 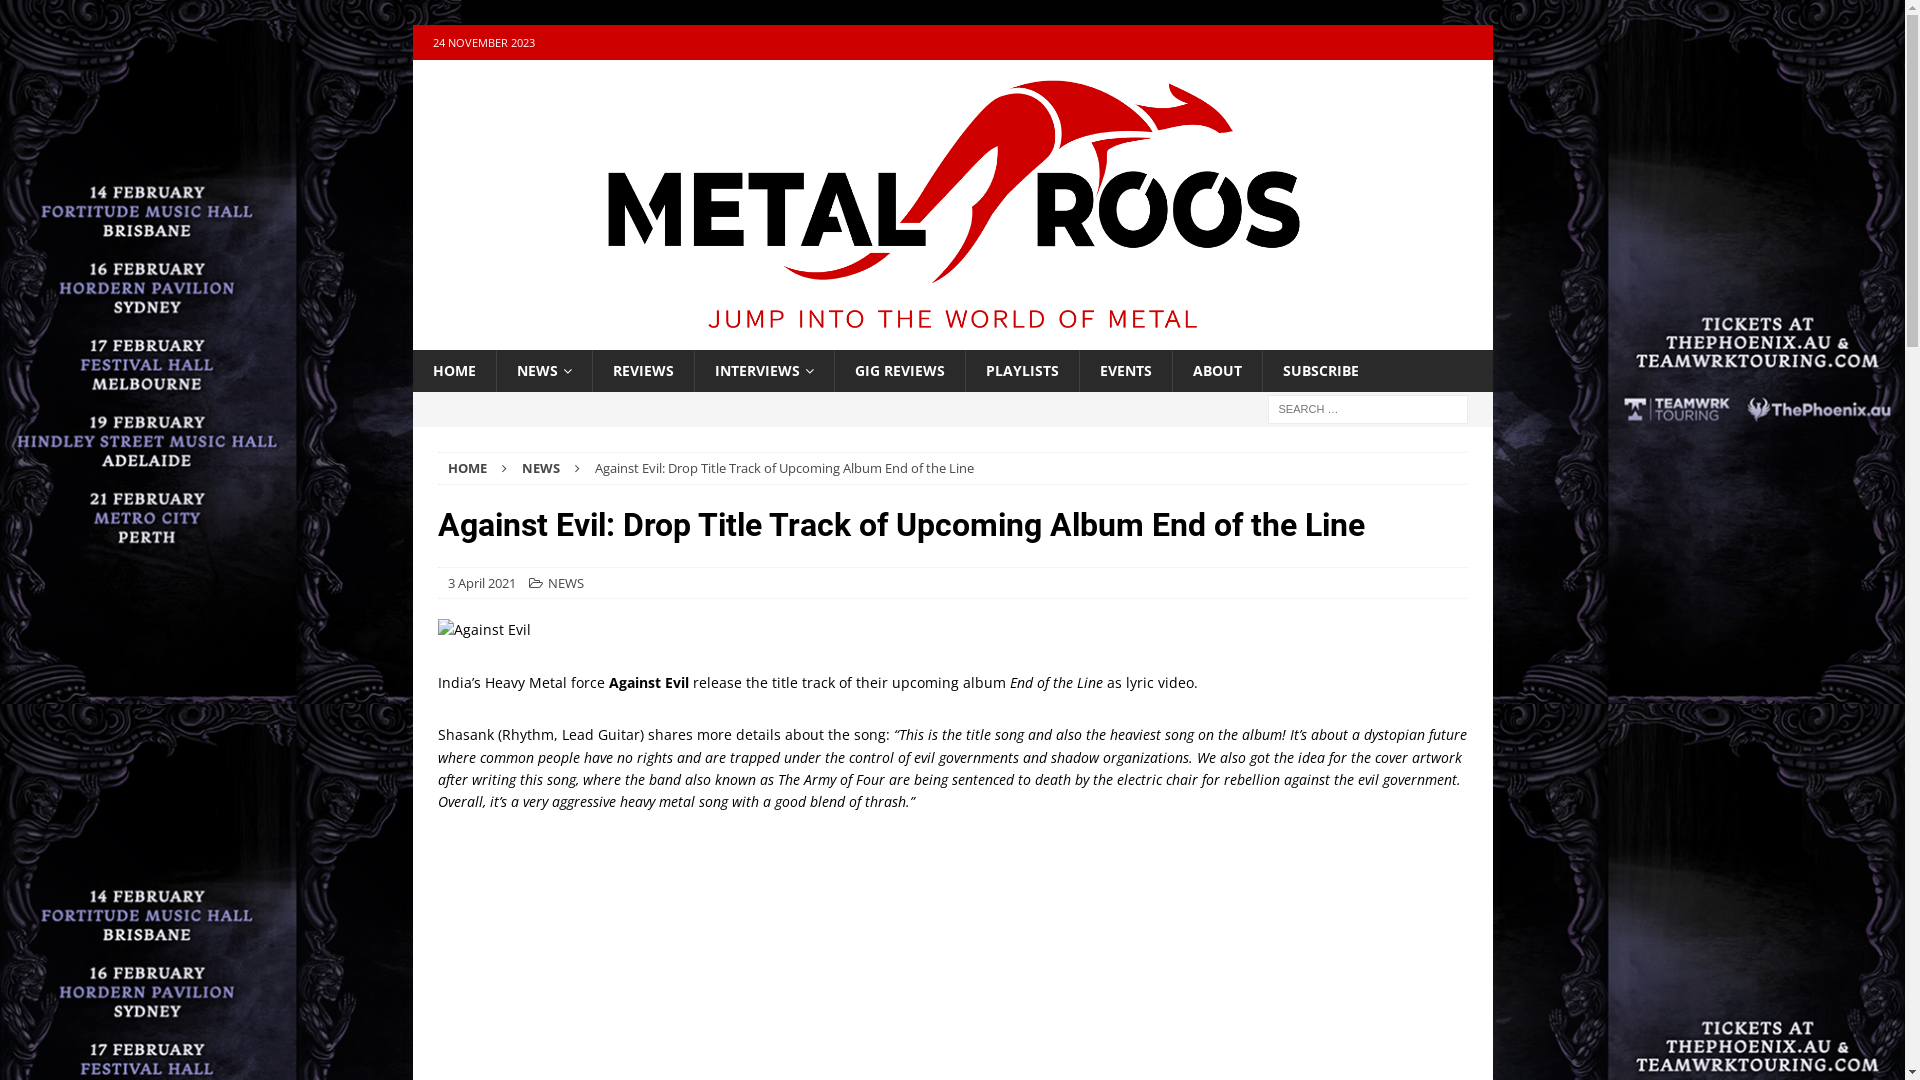 What do you see at coordinates (0, 15) in the screenshot?
I see `'Search'` at bounding box center [0, 15].